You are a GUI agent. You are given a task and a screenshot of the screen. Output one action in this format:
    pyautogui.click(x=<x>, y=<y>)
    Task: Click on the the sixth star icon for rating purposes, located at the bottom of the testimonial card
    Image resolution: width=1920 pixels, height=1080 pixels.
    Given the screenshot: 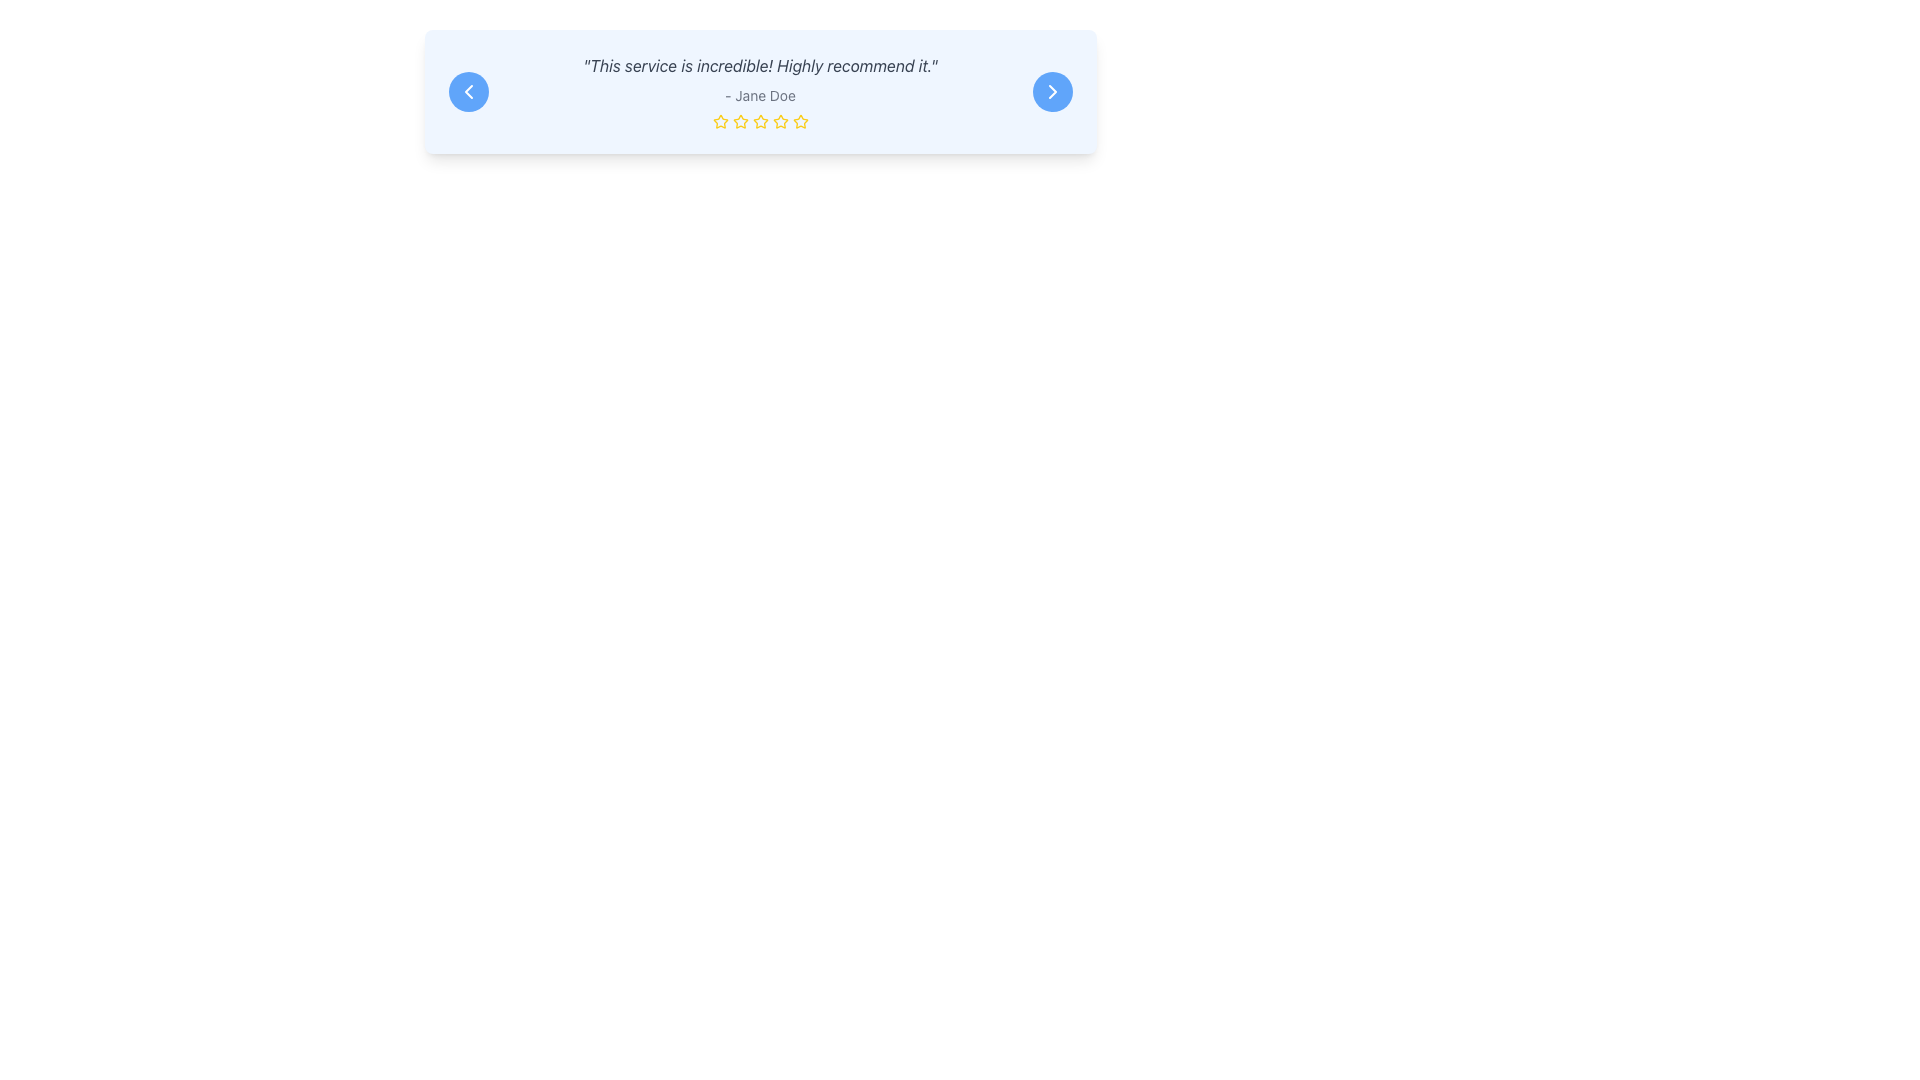 What is the action you would take?
    pyautogui.click(x=779, y=122)
    